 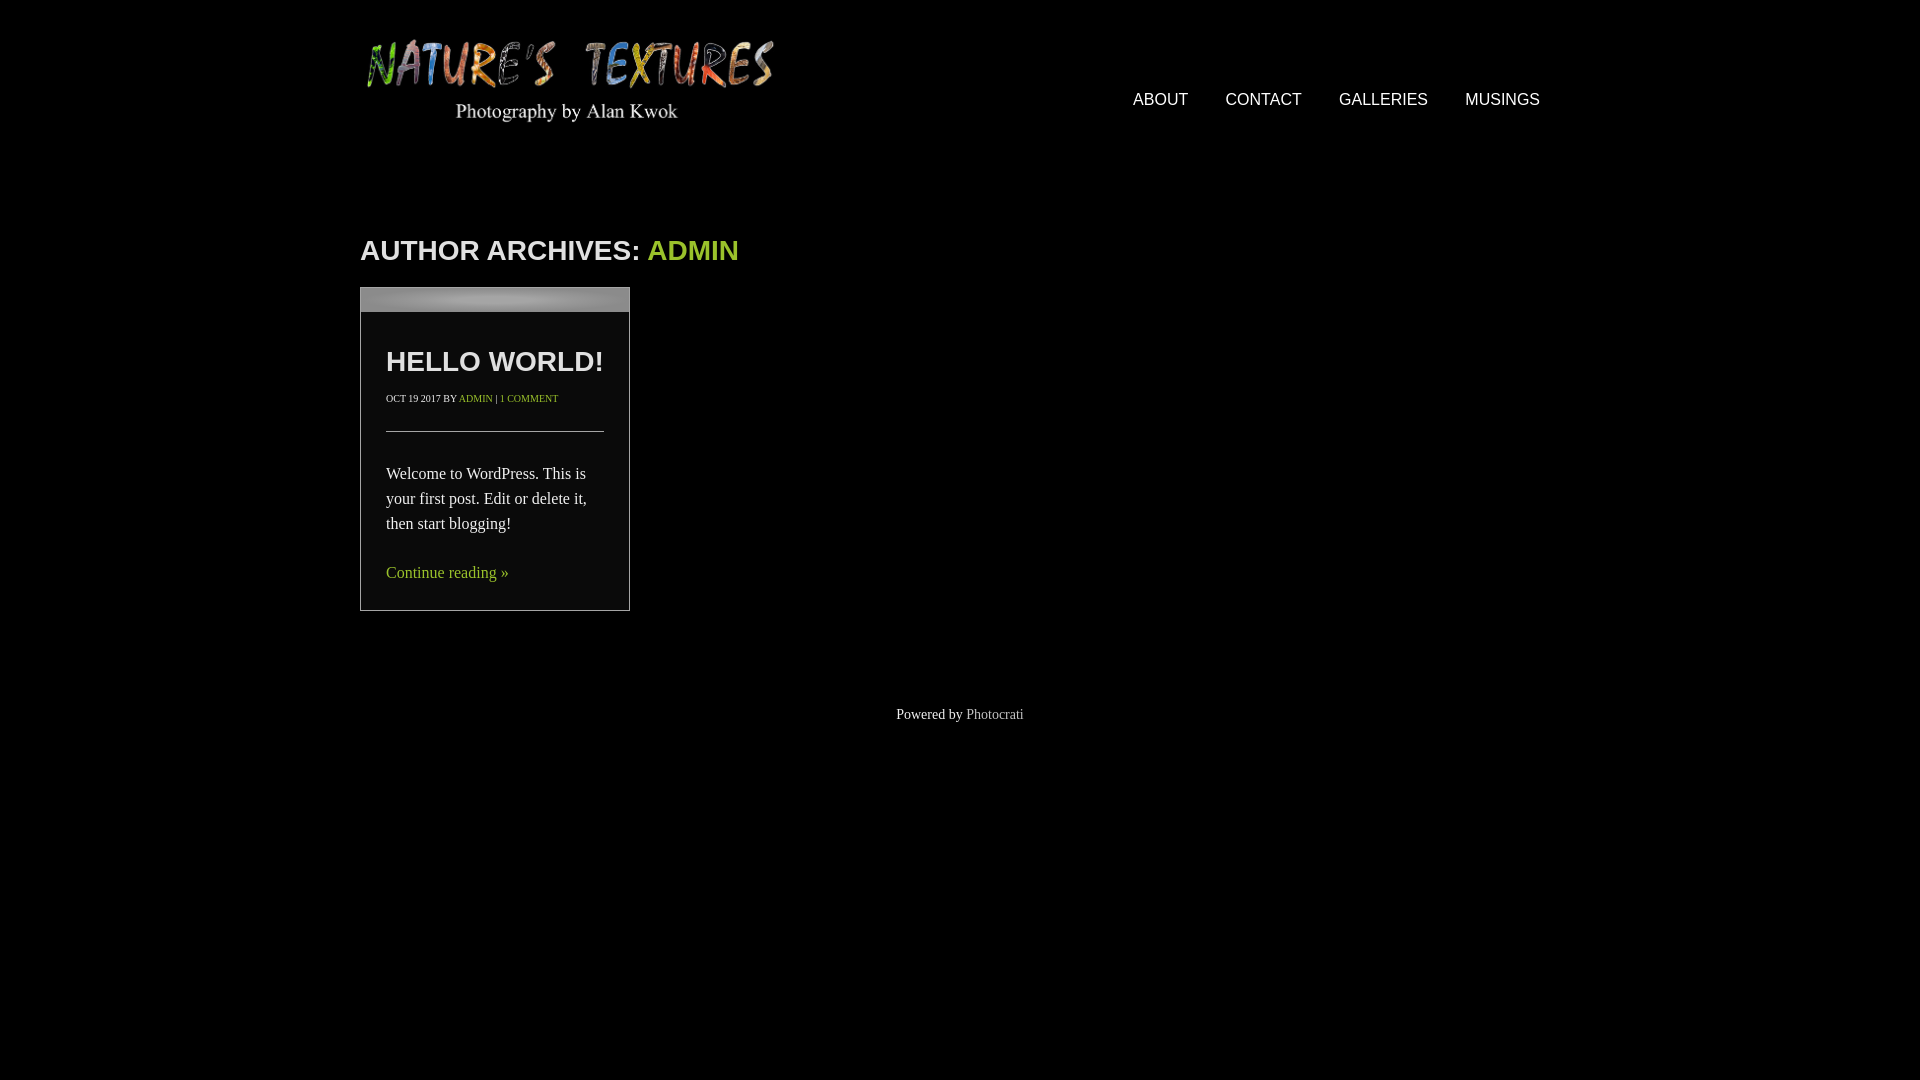 What do you see at coordinates (1502, 100) in the screenshot?
I see `'MUSINGS'` at bounding box center [1502, 100].